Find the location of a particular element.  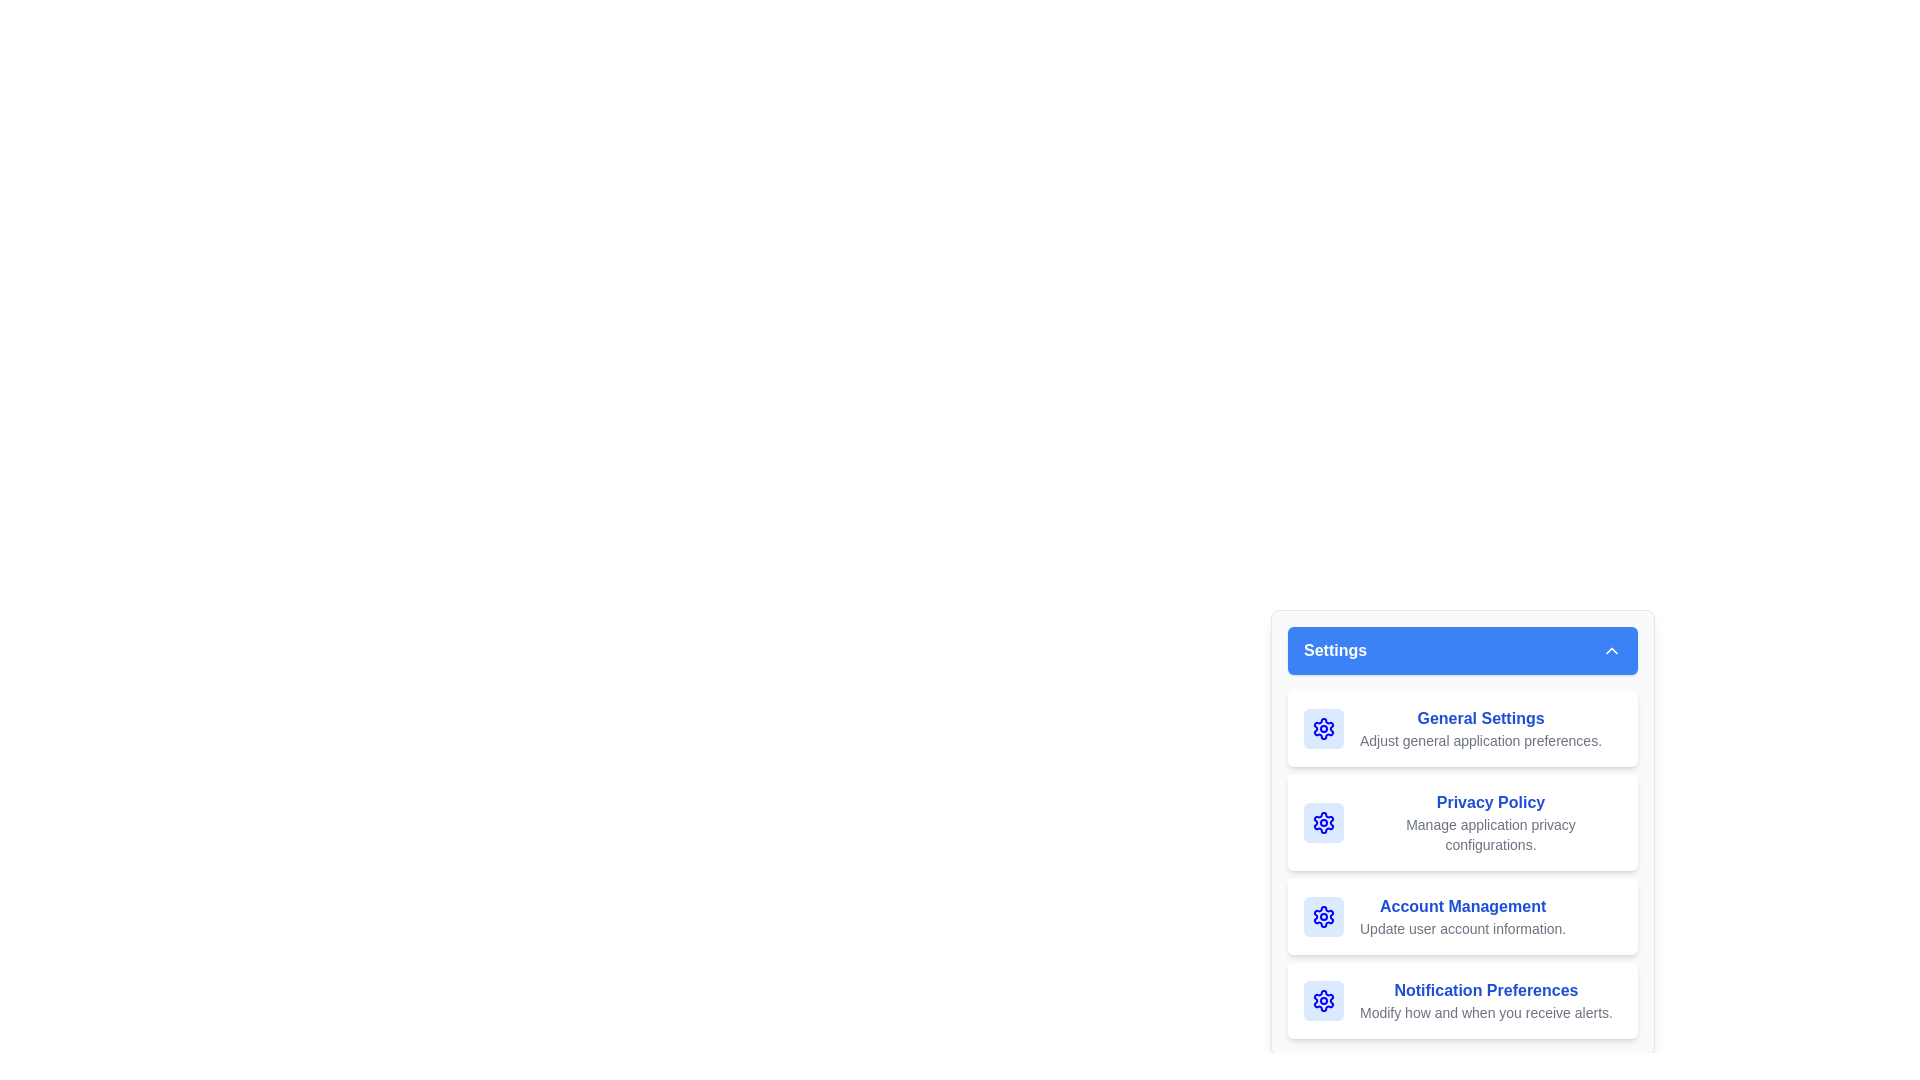

the menu item labeled Privacy Policy is located at coordinates (1463, 822).